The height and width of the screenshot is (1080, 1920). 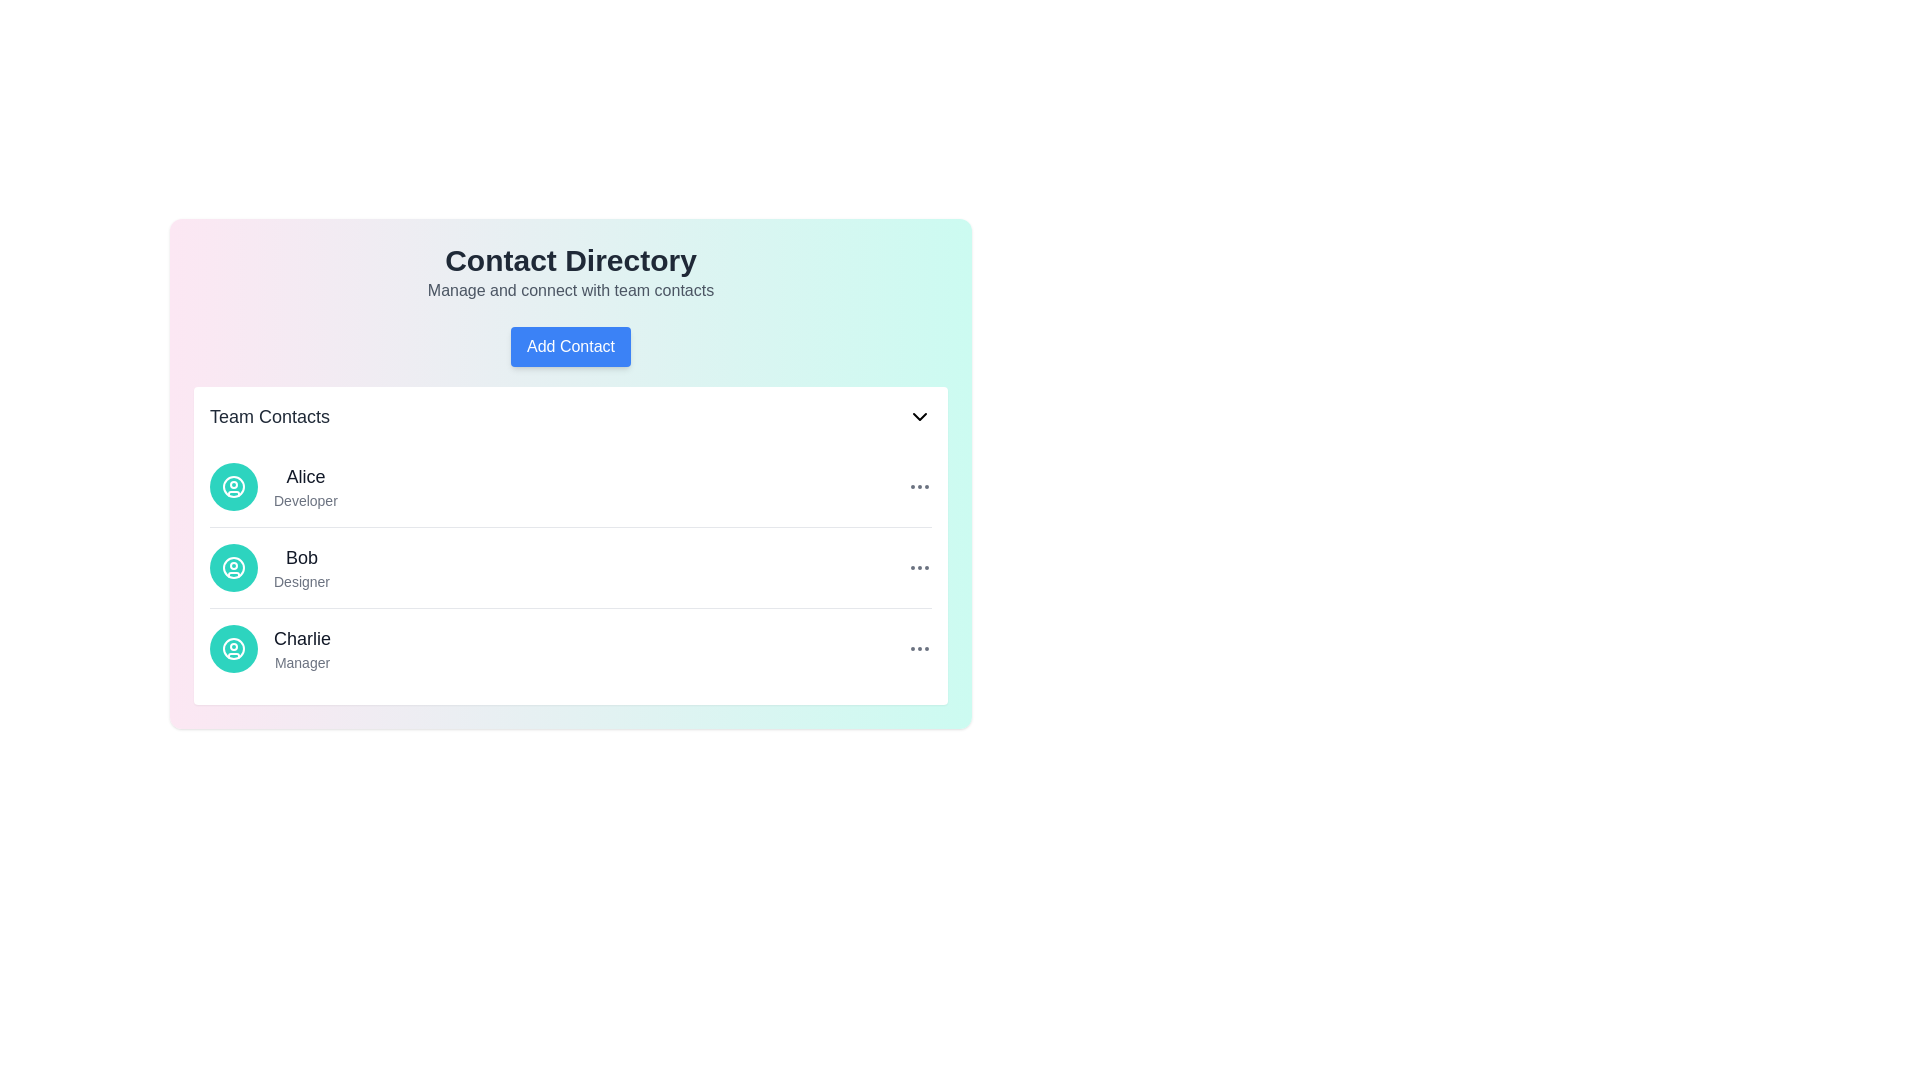 What do you see at coordinates (301, 648) in the screenshot?
I see `the non-interactive Text Label displaying the name and role of a contact in the 'Team Contacts' section, located to the right of the circular avatar icon` at bounding box center [301, 648].